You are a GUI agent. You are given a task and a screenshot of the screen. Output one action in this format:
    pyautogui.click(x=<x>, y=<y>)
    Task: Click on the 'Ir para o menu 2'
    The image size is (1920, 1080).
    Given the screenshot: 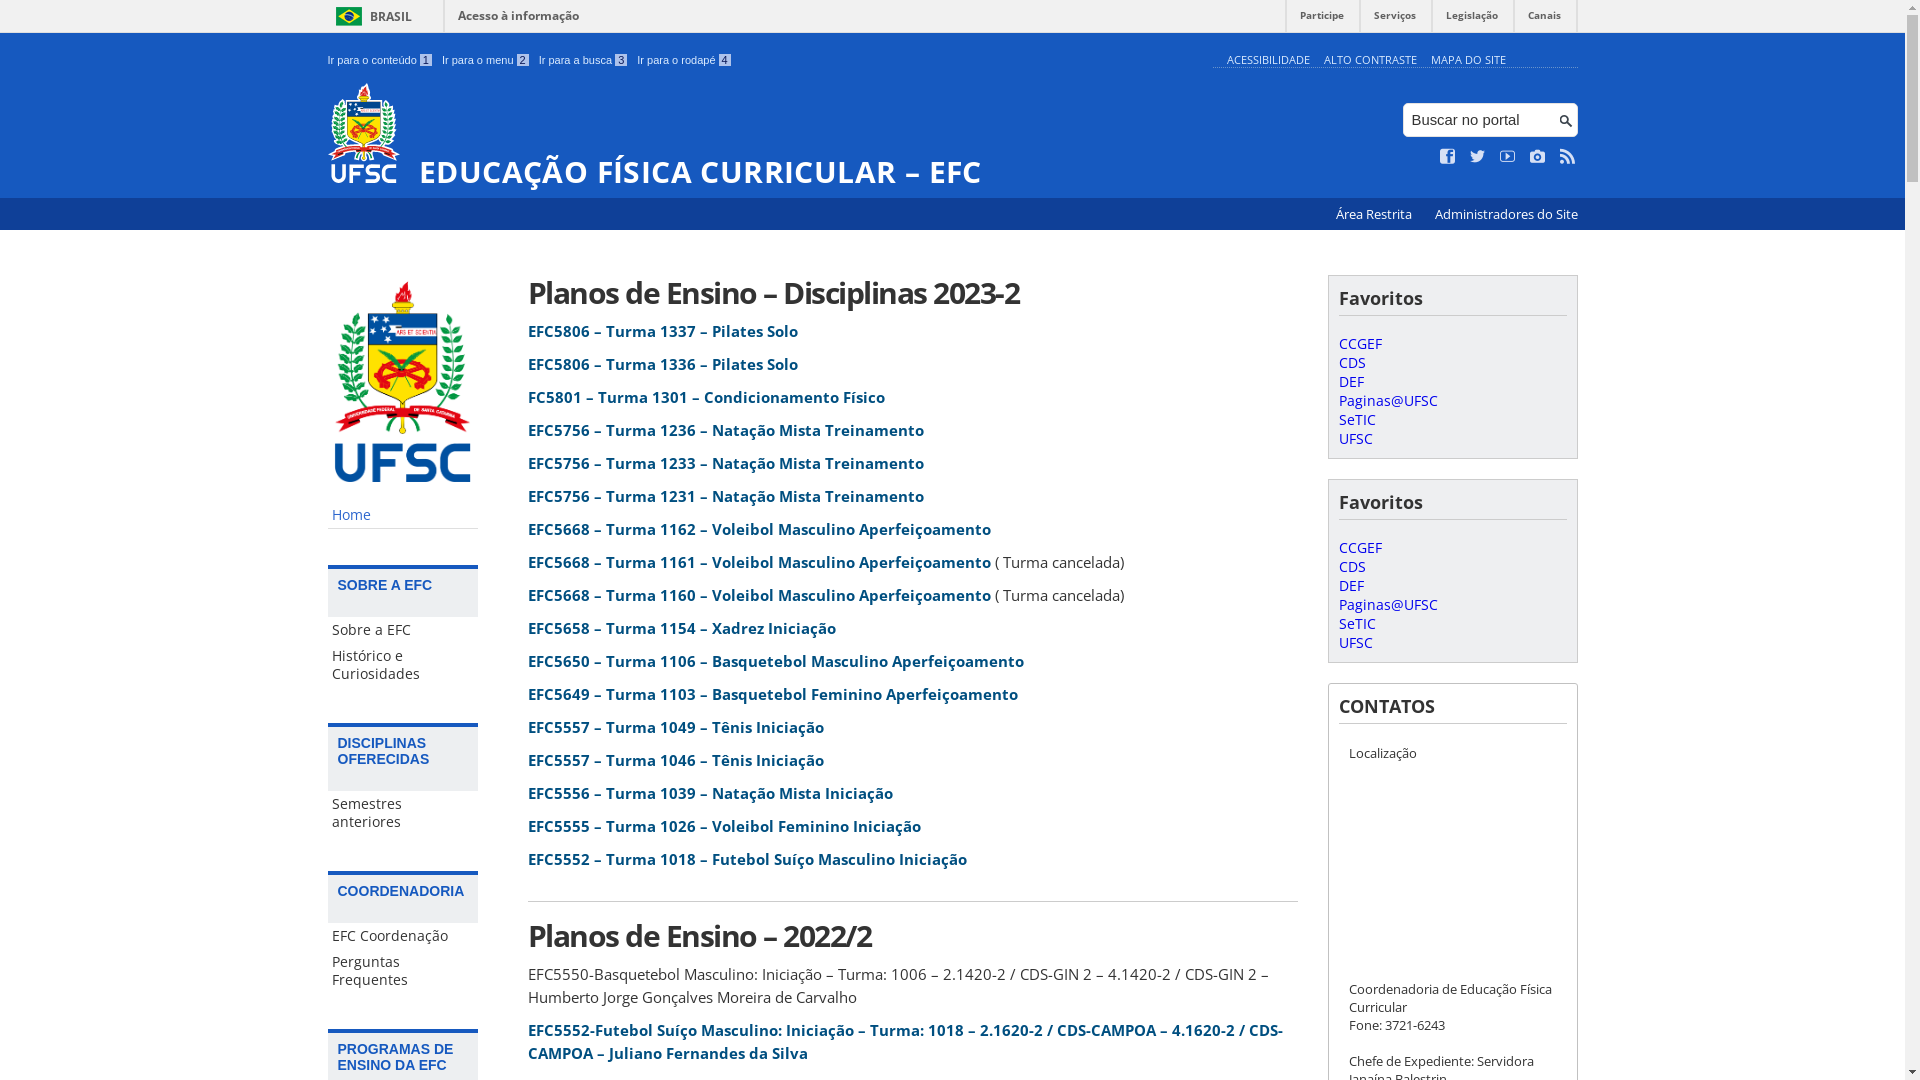 What is the action you would take?
    pyautogui.click(x=485, y=59)
    